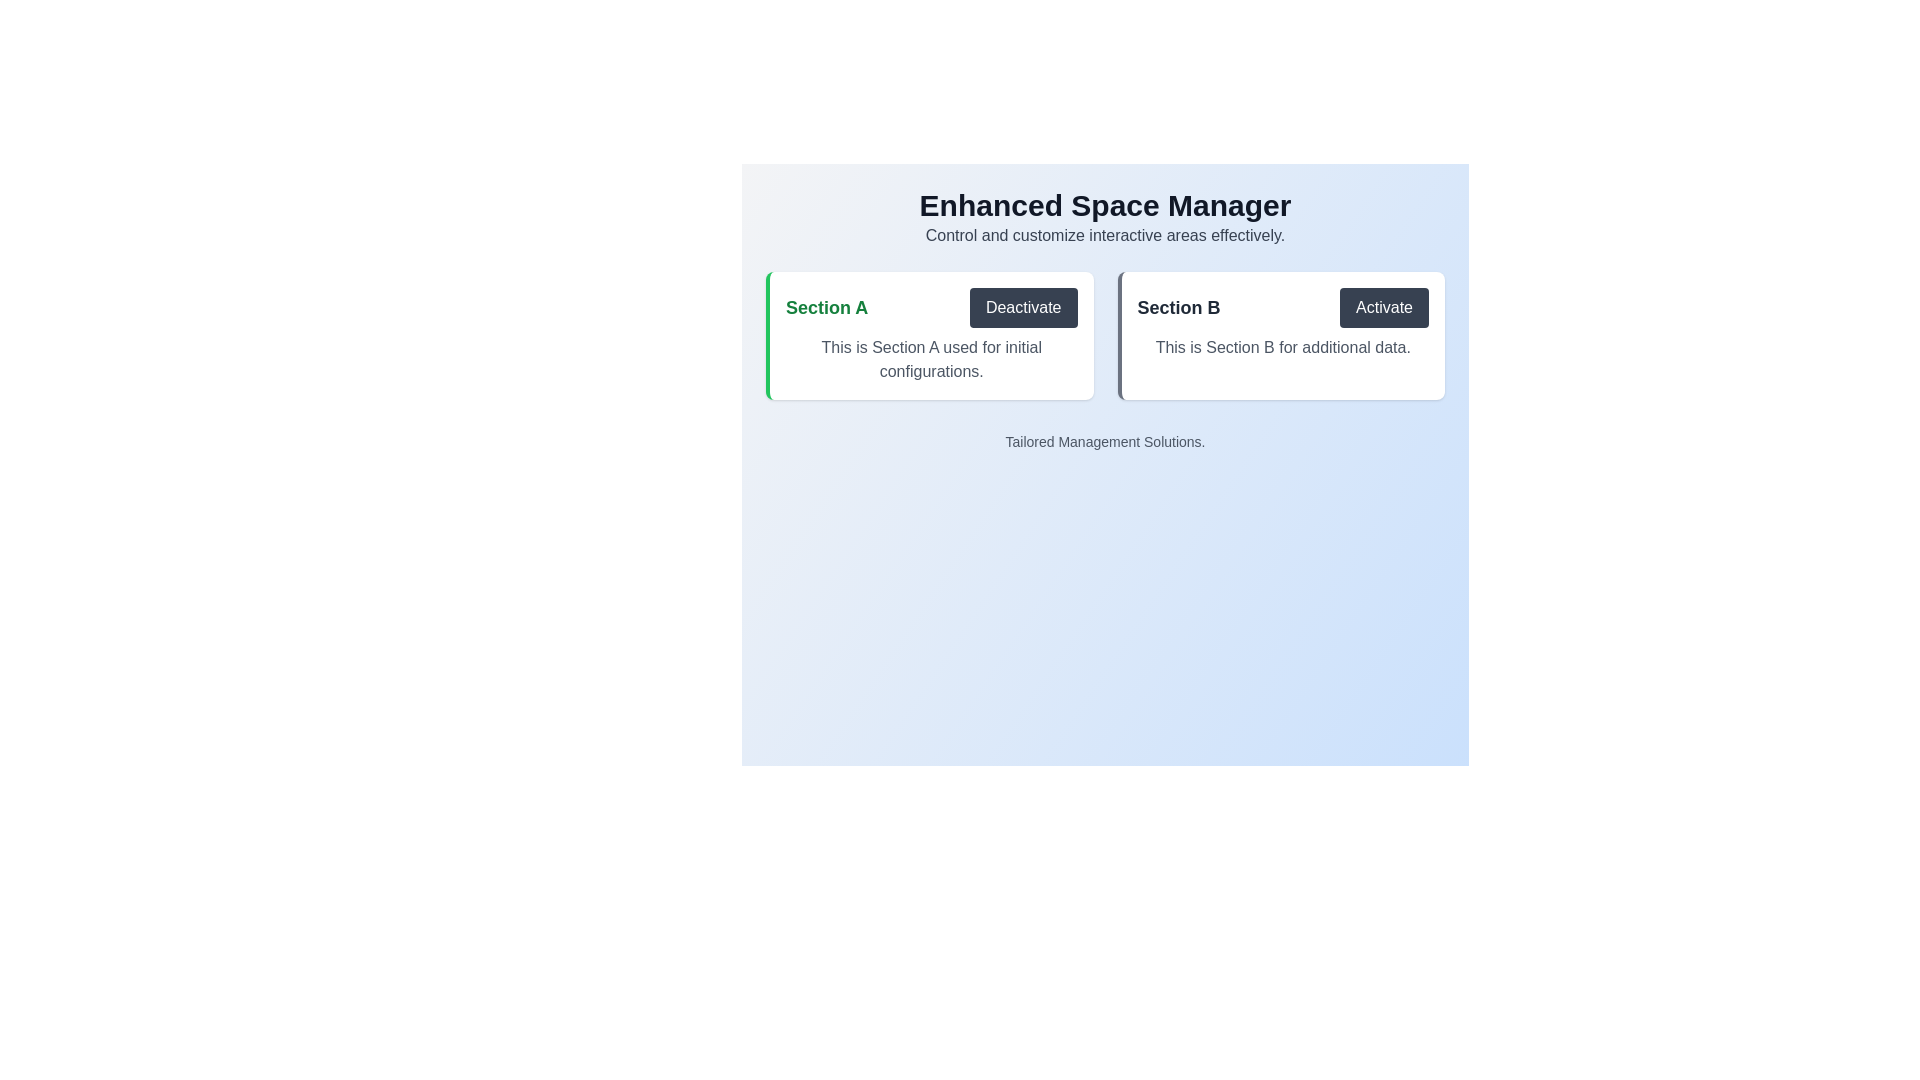 This screenshot has width=1920, height=1080. I want to click on the Text label at the top-left corner of the card that serves as a section title, located to the left of the 'Deactivate' button, so click(827, 308).